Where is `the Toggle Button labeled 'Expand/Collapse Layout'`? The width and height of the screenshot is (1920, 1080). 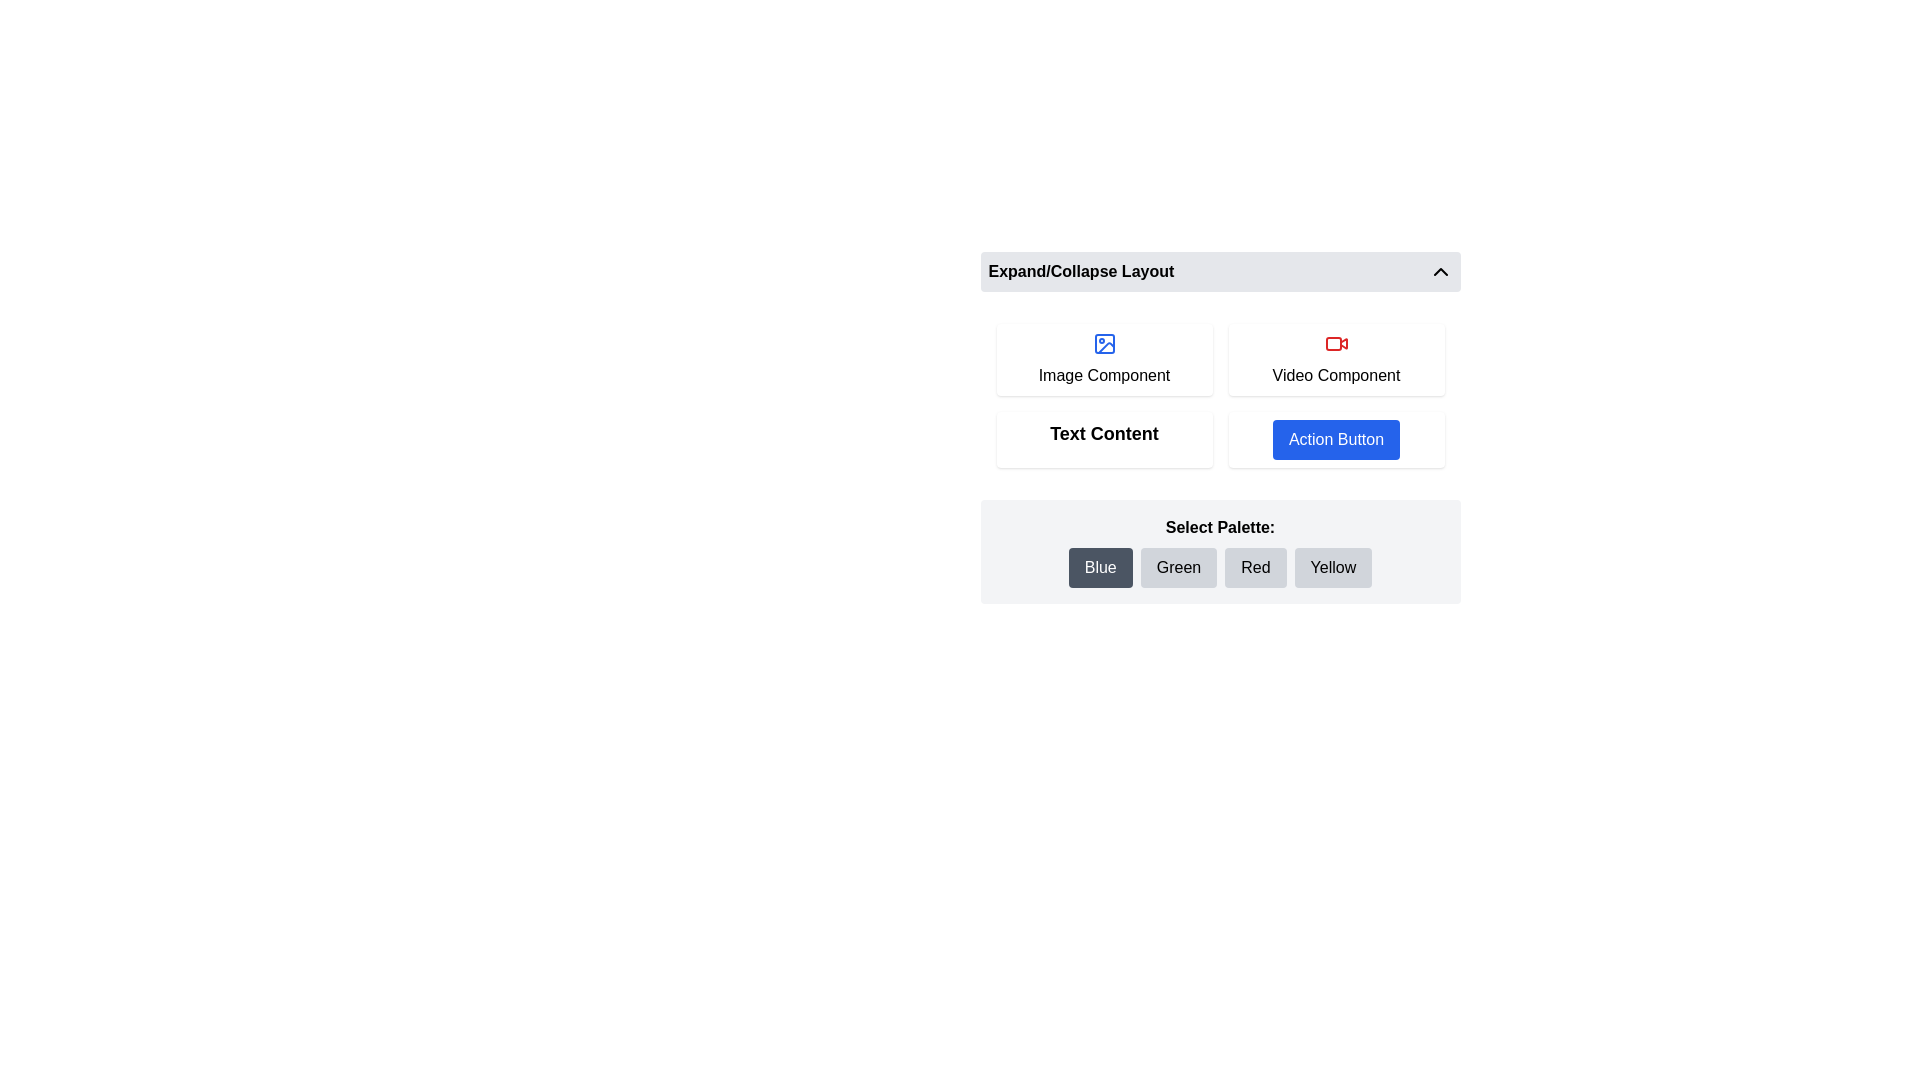 the Toggle Button labeled 'Expand/Collapse Layout' is located at coordinates (1219, 272).